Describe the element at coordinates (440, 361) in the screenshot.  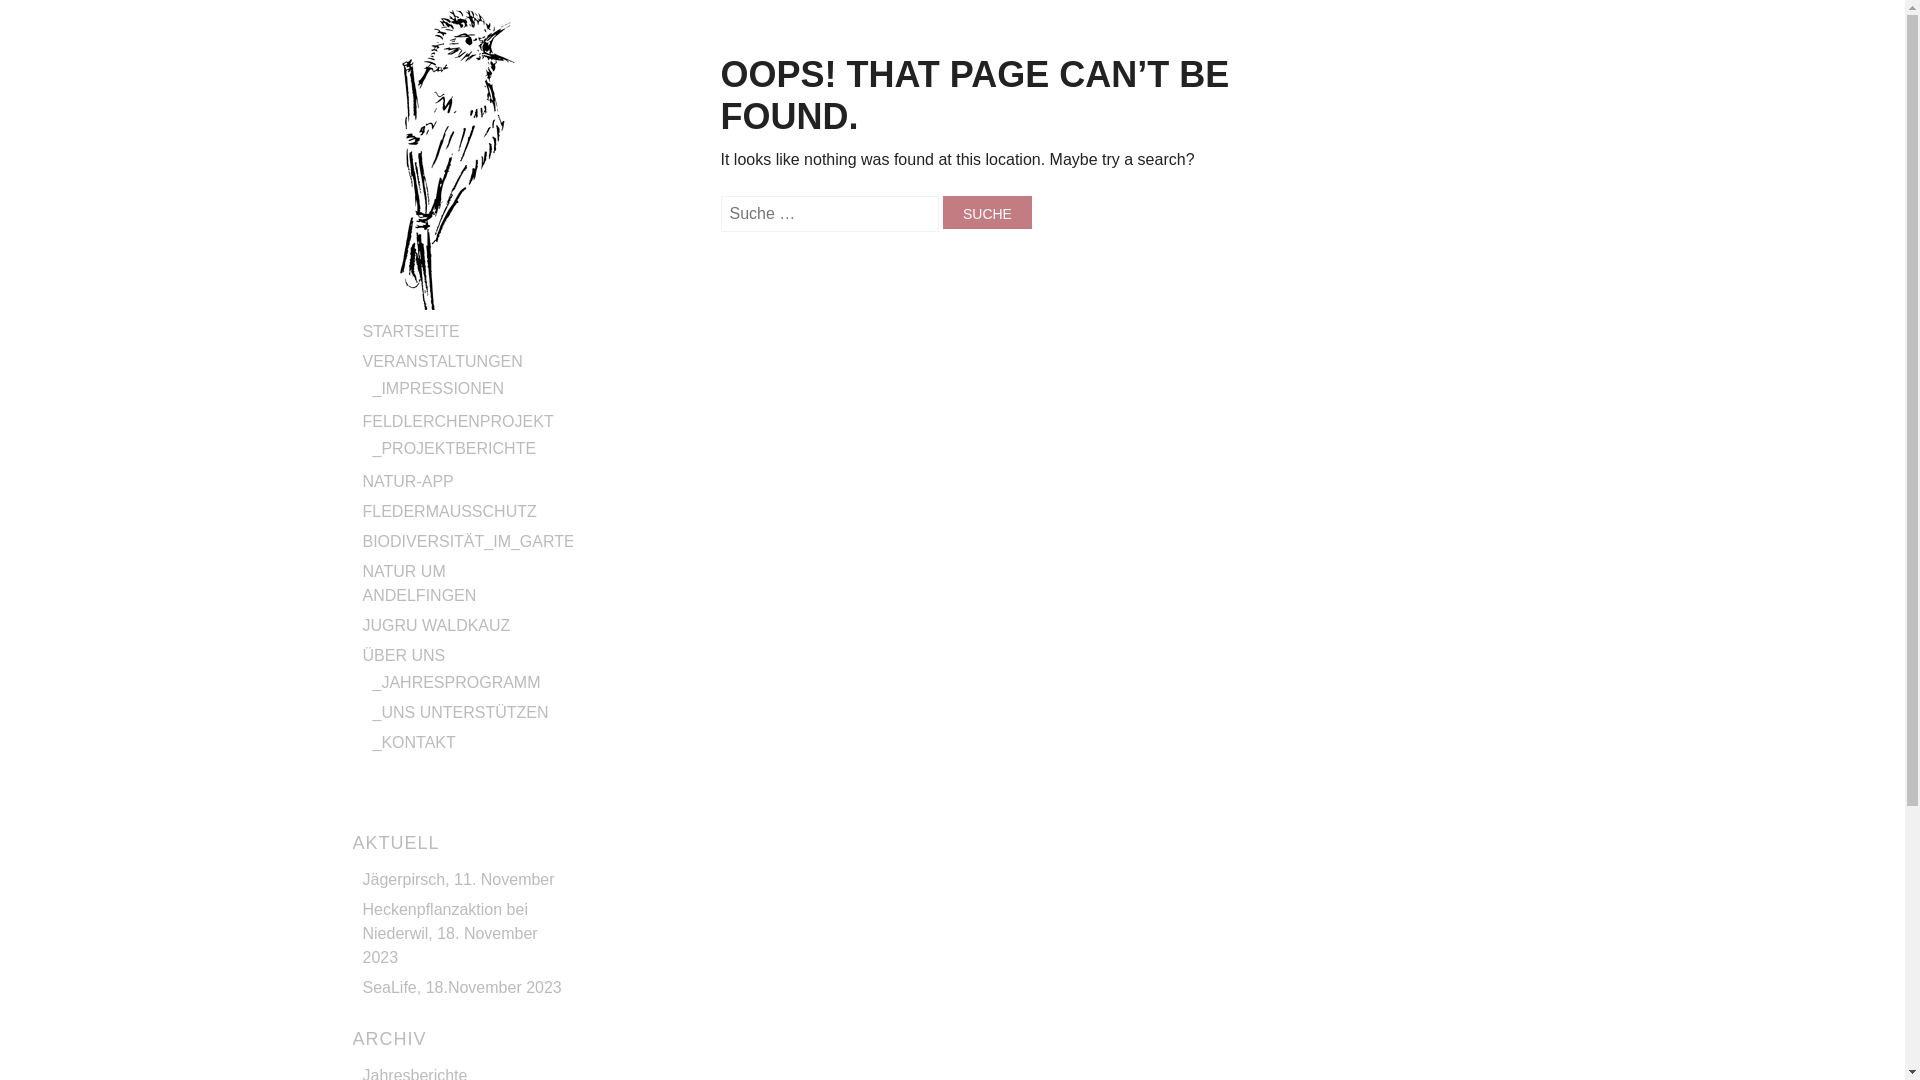
I see `'VERANSTALTUNGEN'` at that location.